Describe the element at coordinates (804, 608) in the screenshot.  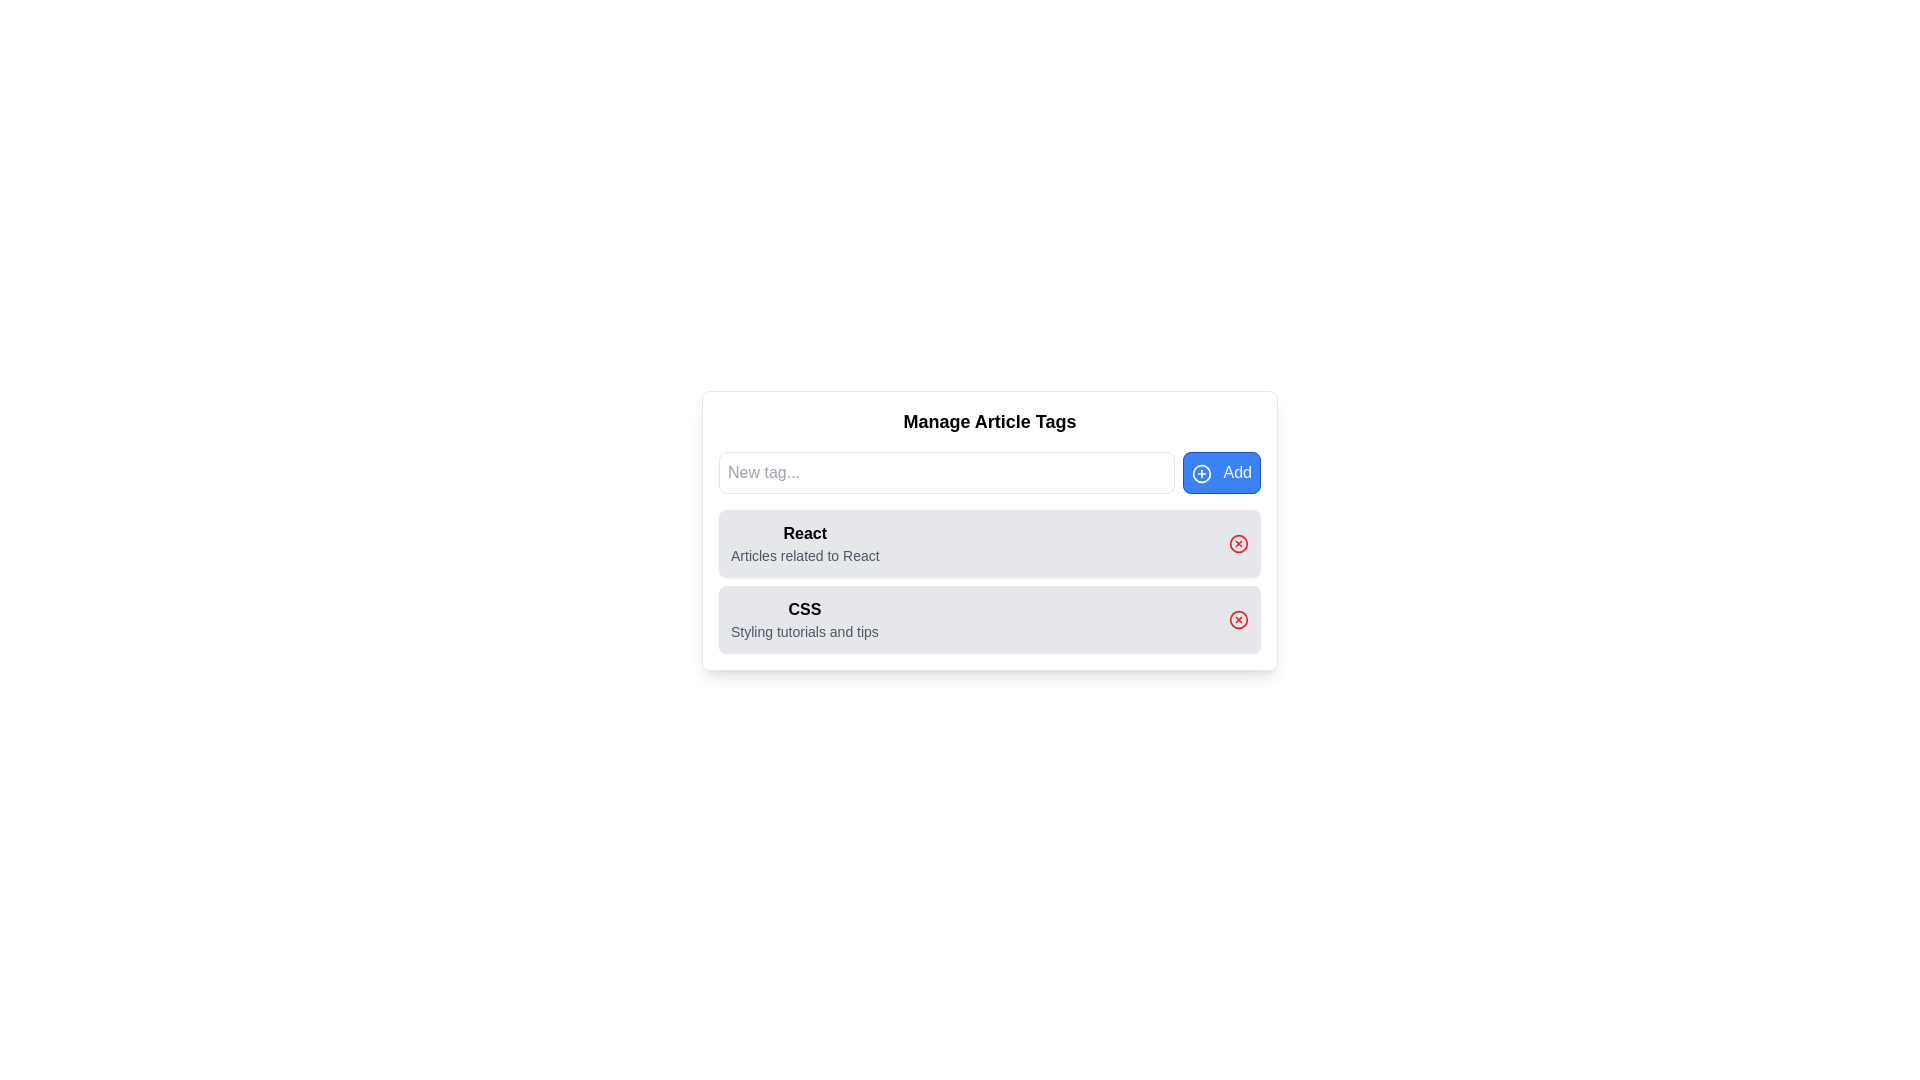
I see `the header text label that represents a topic related to CSS, located at the top of the component, above the descriptive text 'Styling tutorials and tips'` at that location.